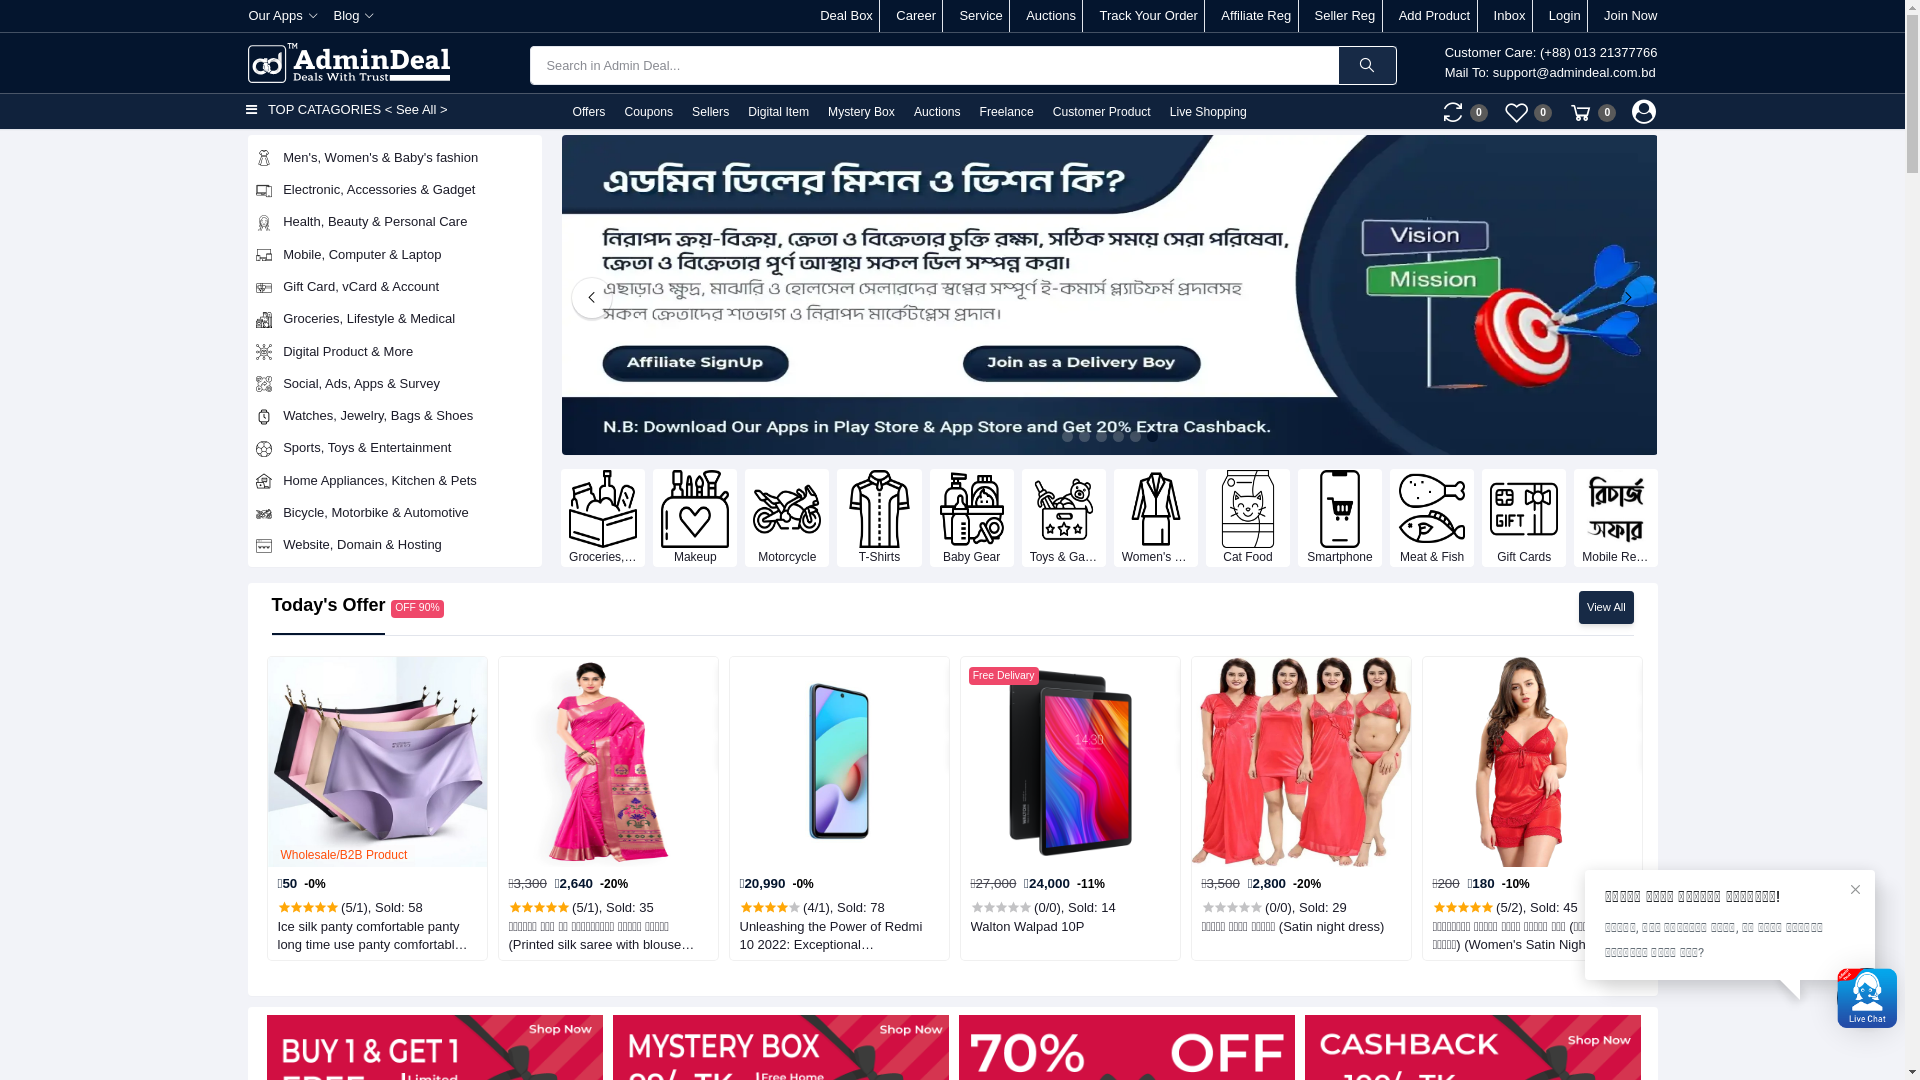 The image size is (1920, 1080). What do you see at coordinates (1503, 111) in the screenshot?
I see `'0'` at bounding box center [1503, 111].